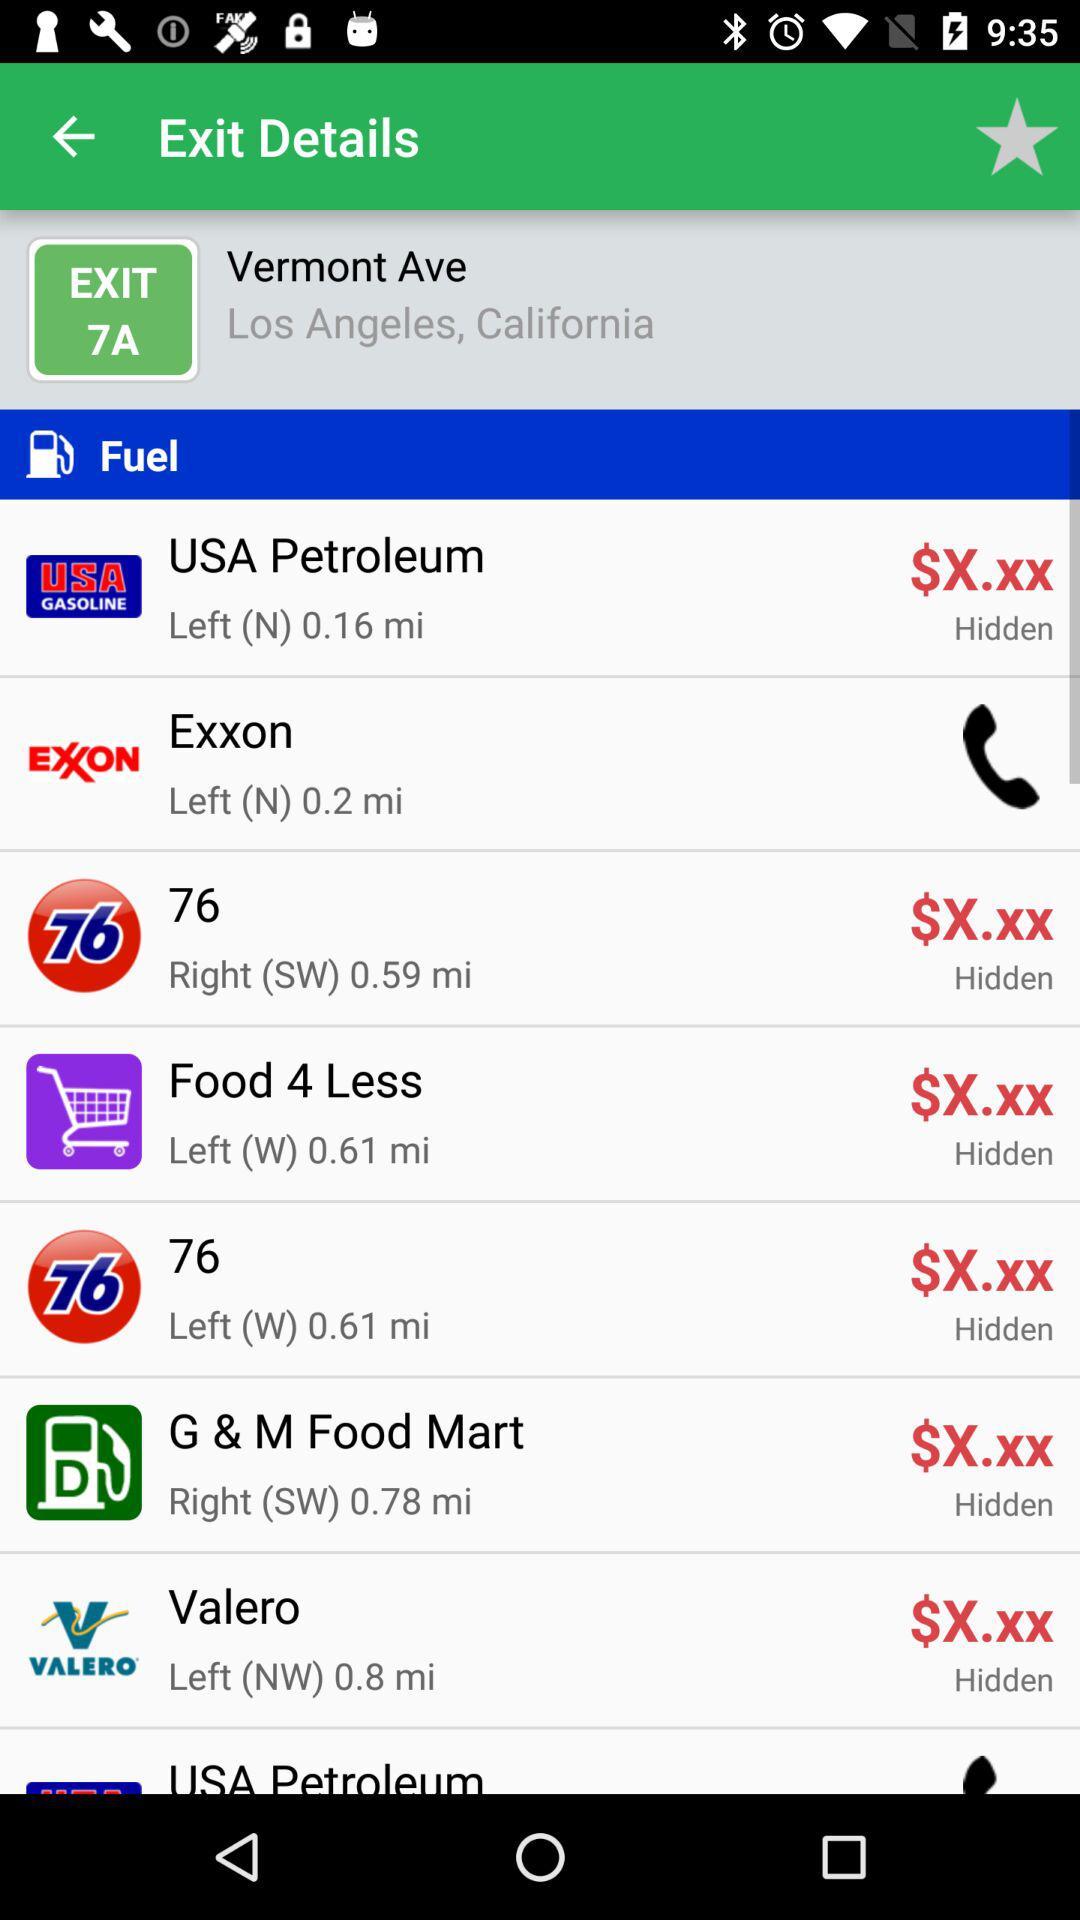 This screenshot has width=1080, height=1920. Describe the element at coordinates (524, 741) in the screenshot. I see `item below hidden item` at that location.